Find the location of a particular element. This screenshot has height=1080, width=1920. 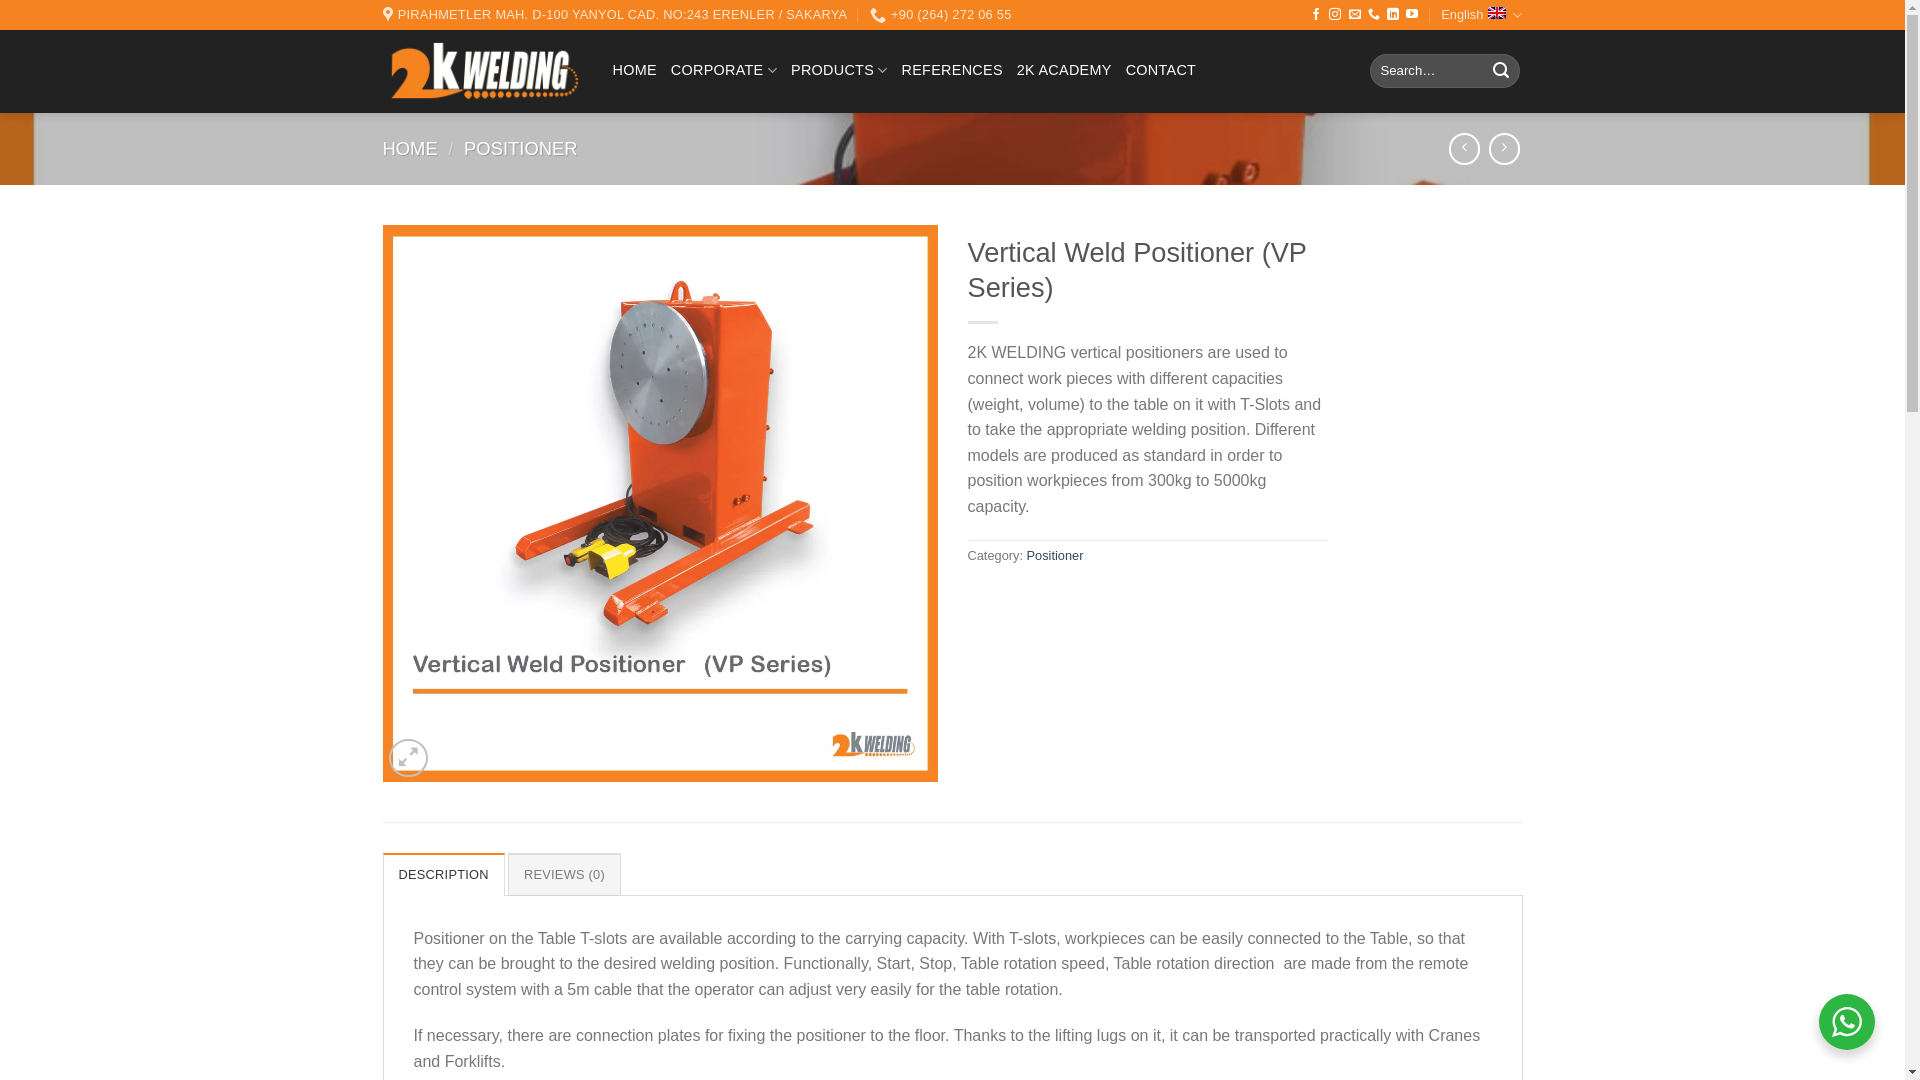

'Follow on Facebook' is located at coordinates (1315, 15).